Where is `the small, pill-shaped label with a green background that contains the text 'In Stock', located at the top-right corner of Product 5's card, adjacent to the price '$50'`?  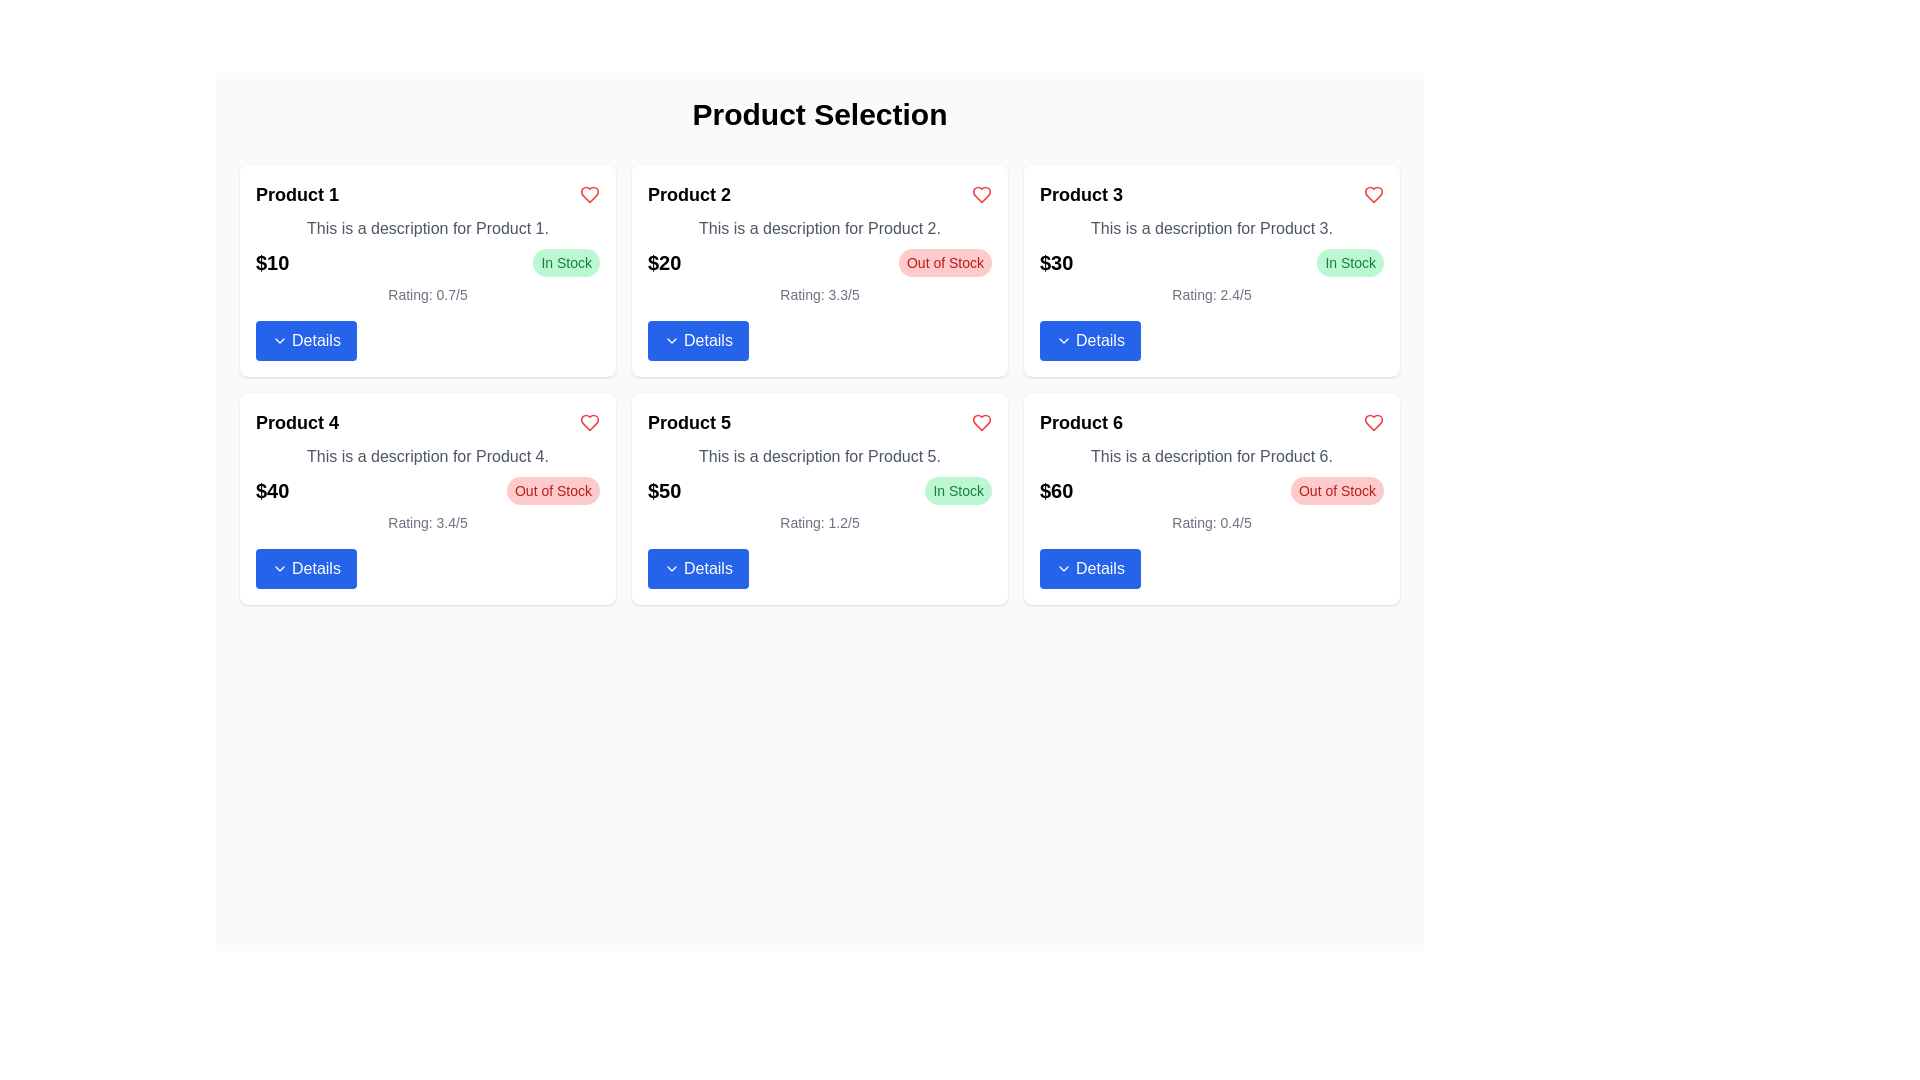
the small, pill-shaped label with a green background that contains the text 'In Stock', located at the top-right corner of Product 5's card, adjacent to the price '$50' is located at coordinates (957, 490).